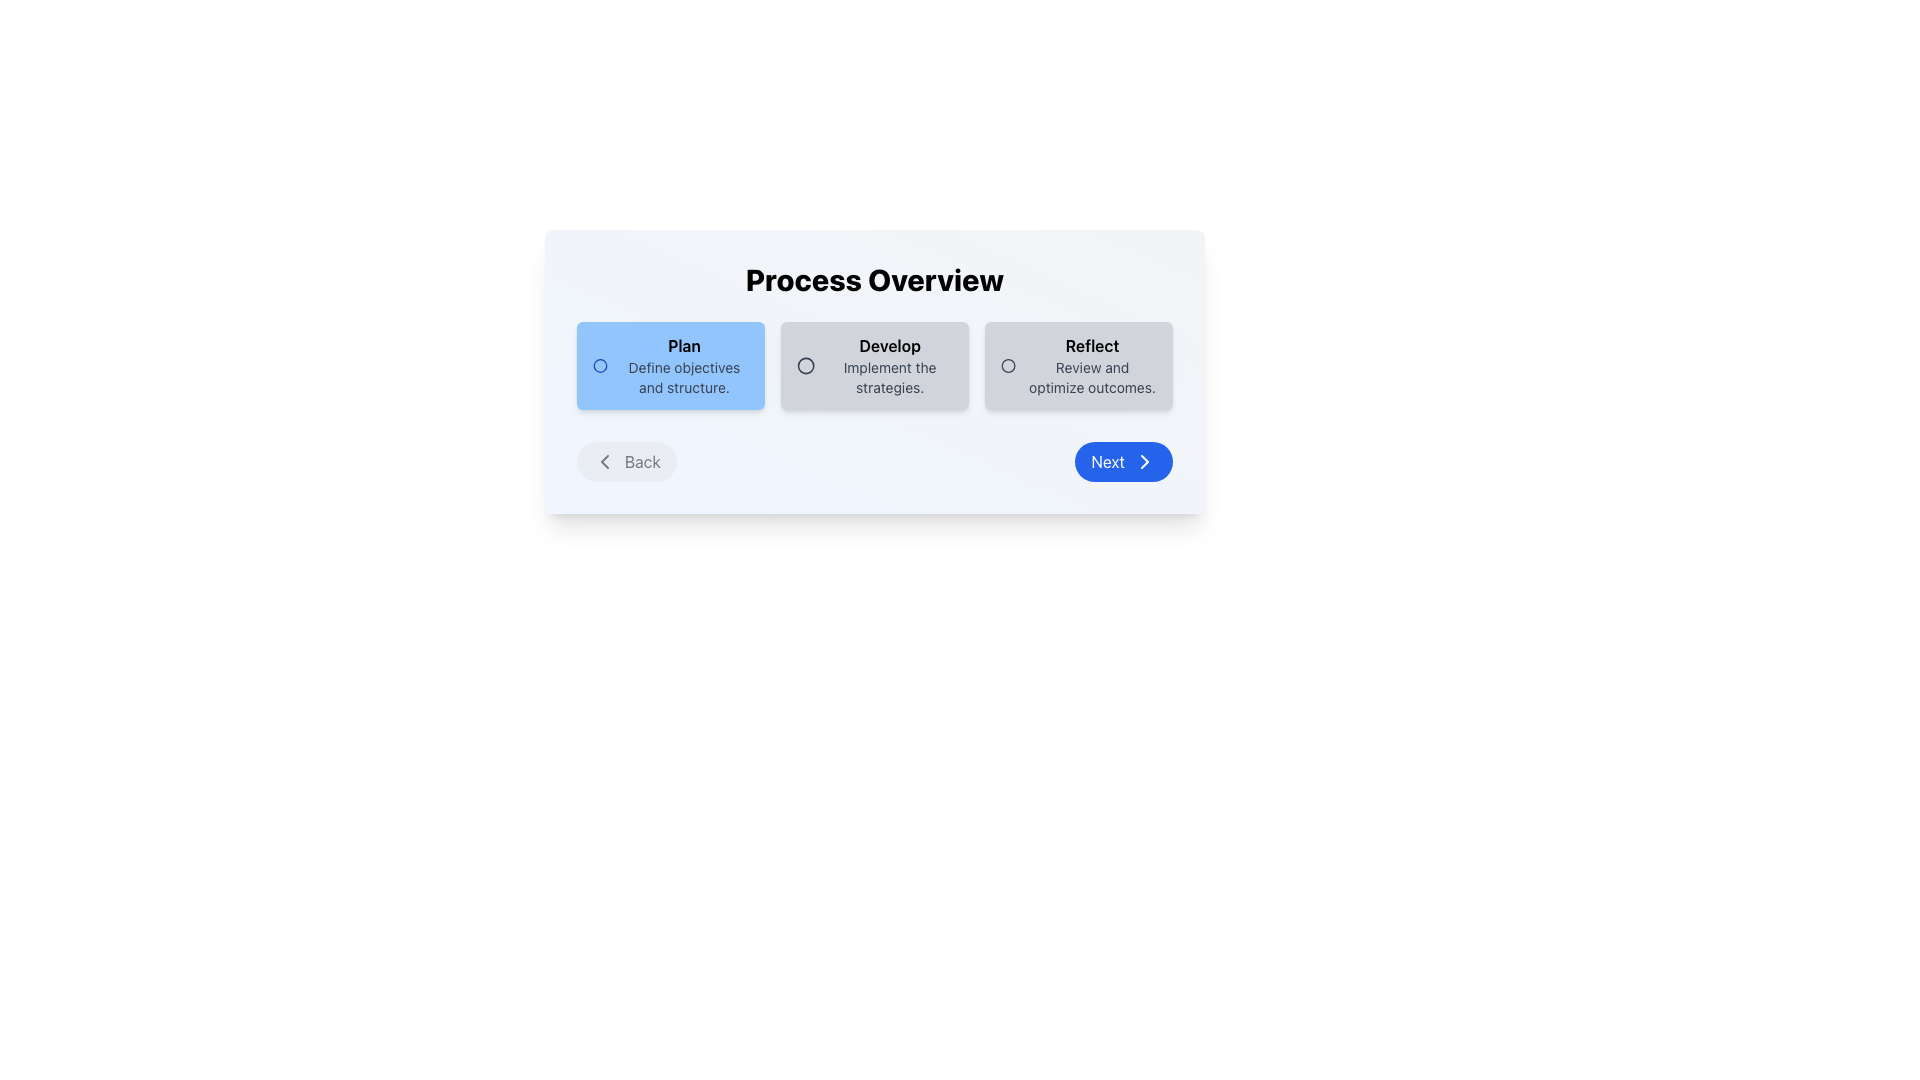  What do you see at coordinates (806, 366) in the screenshot?
I see `the SVG Circle Element located in the center of the 'Develop' section of the step-wise process interface` at bounding box center [806, 366].